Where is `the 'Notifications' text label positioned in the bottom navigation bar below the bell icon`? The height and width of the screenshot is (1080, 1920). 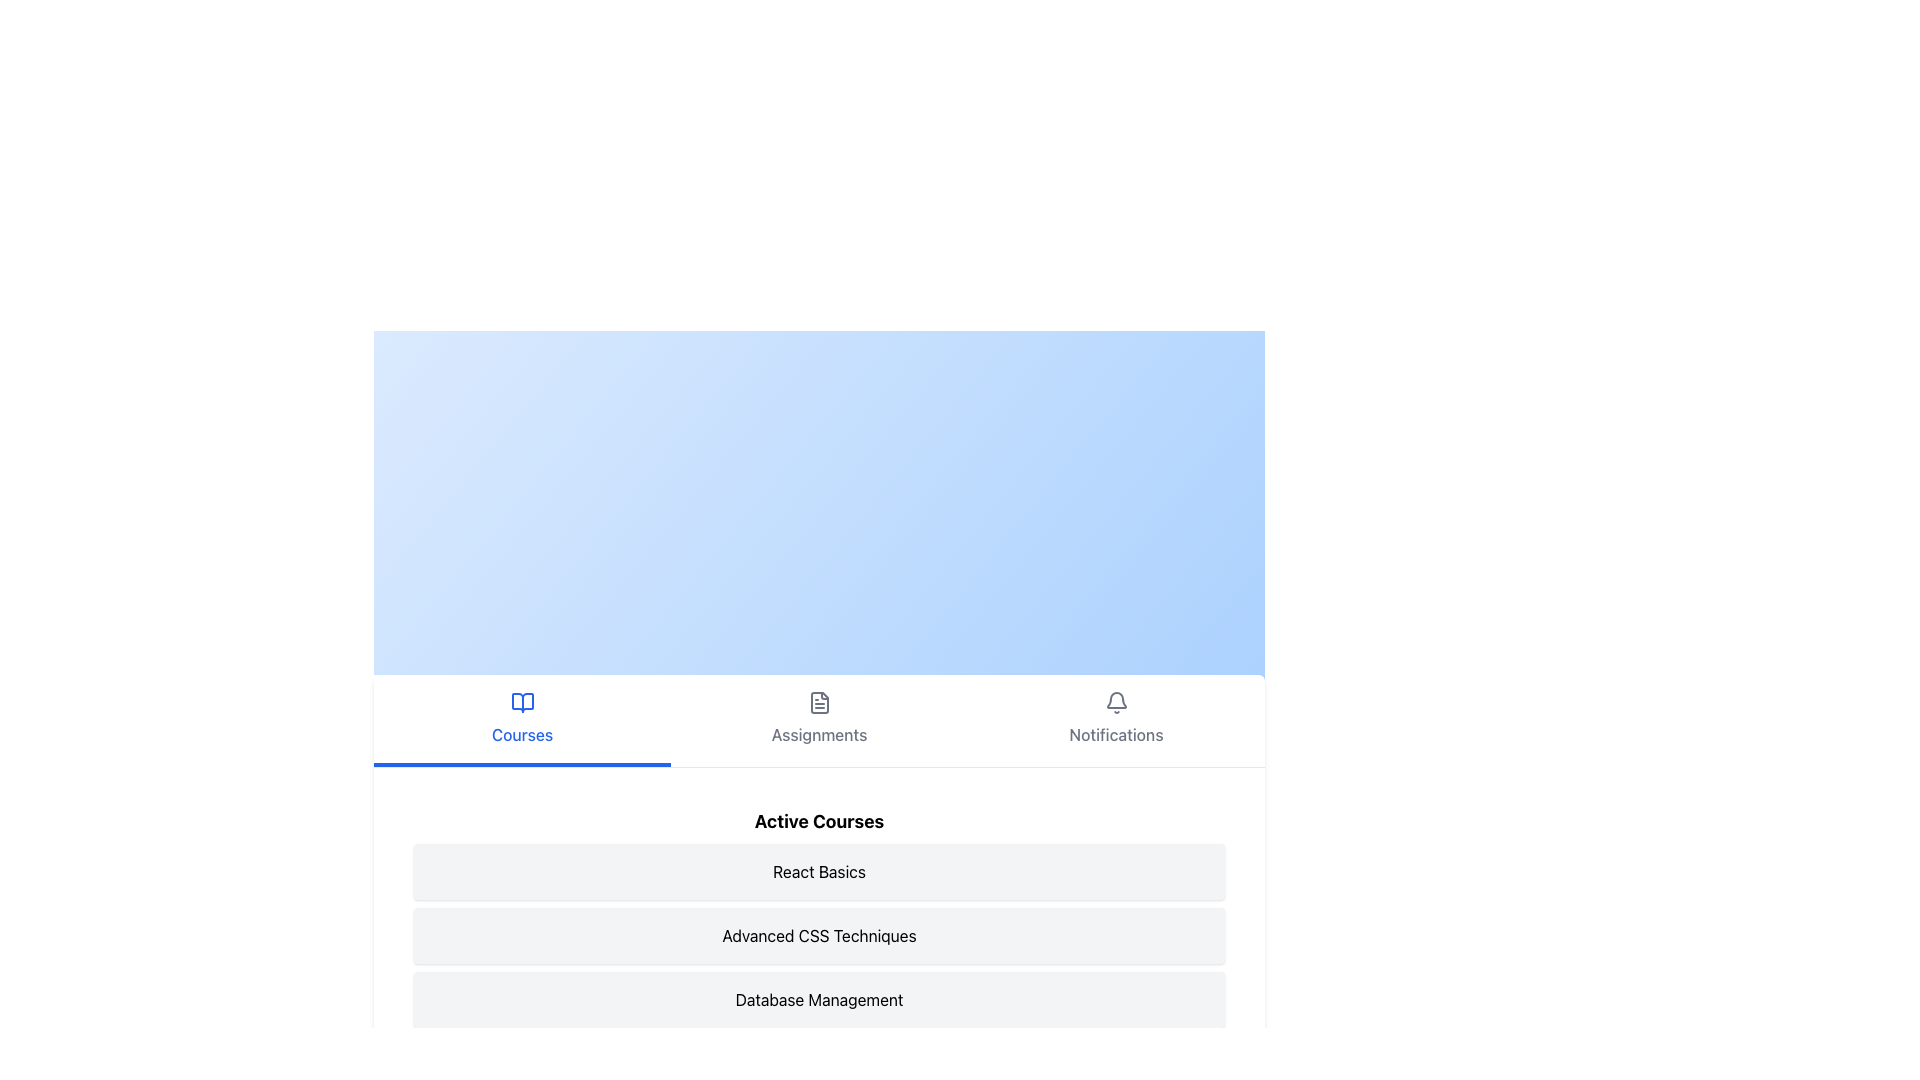
the 'Notifications' text label positioned in the bottom navigation bar below the bell icon is located at coordinates (1115, 734).